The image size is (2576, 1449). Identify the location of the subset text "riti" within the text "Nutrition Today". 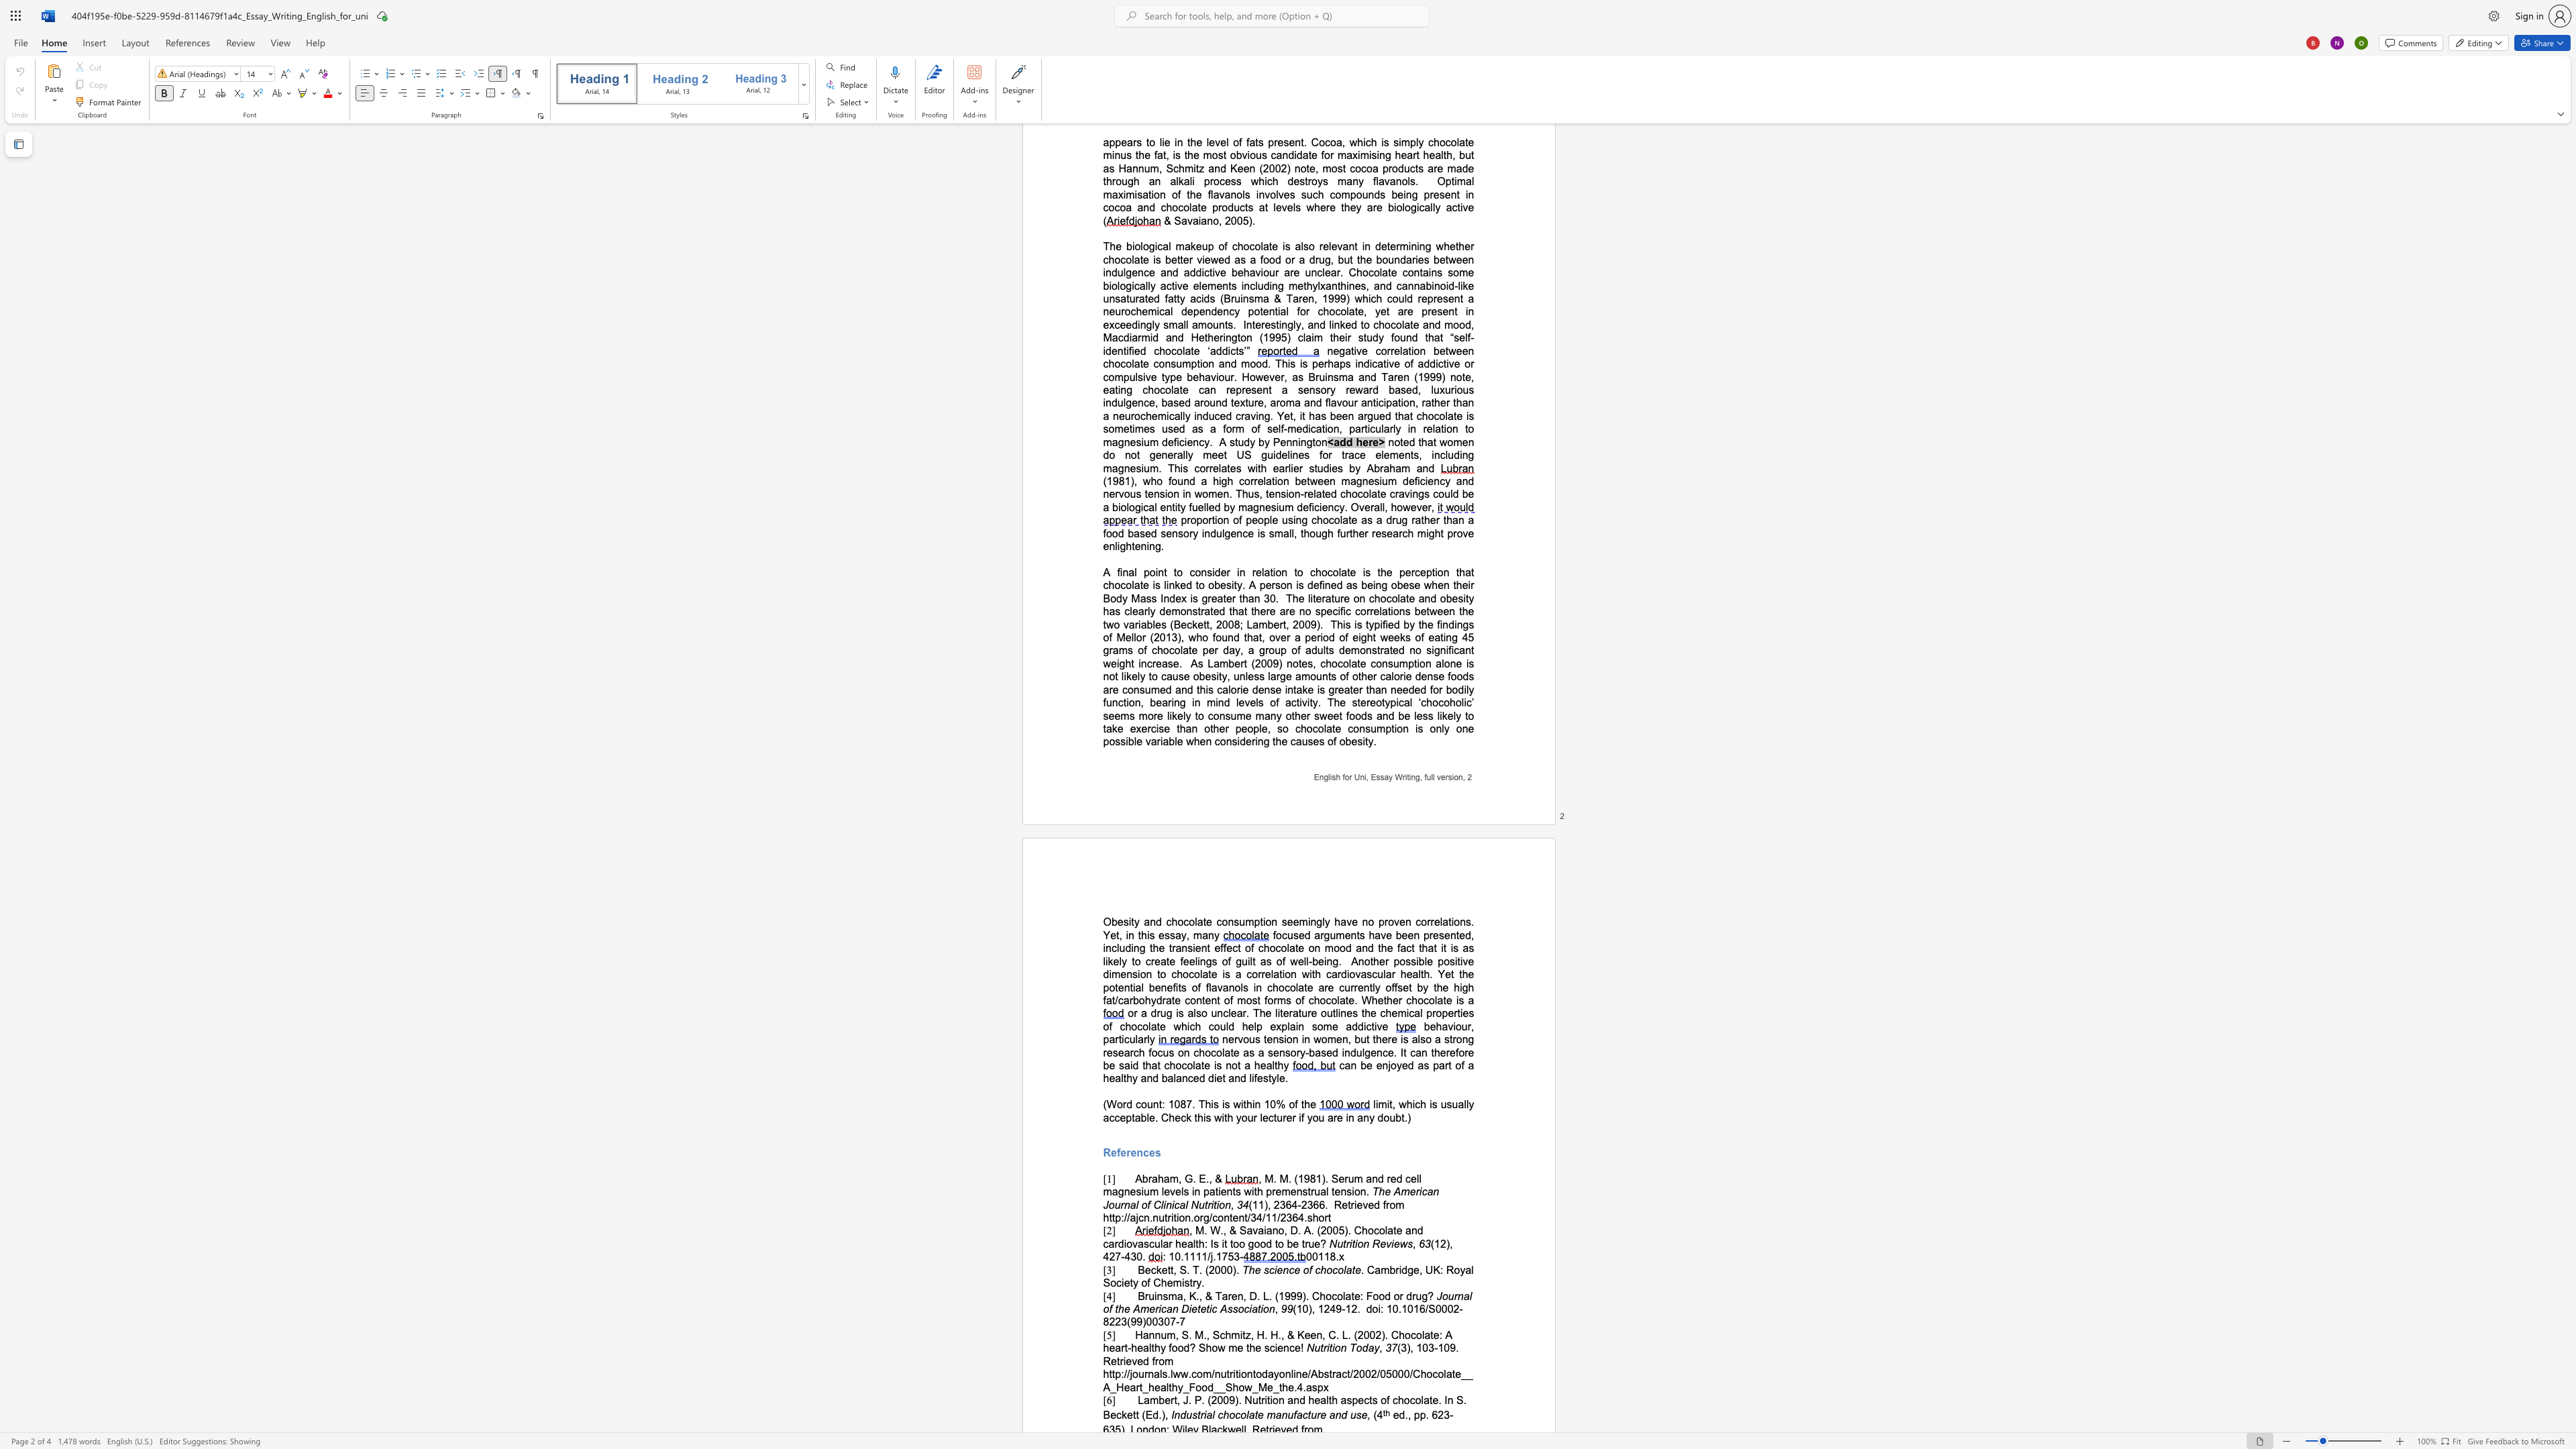
(1323, 1347).